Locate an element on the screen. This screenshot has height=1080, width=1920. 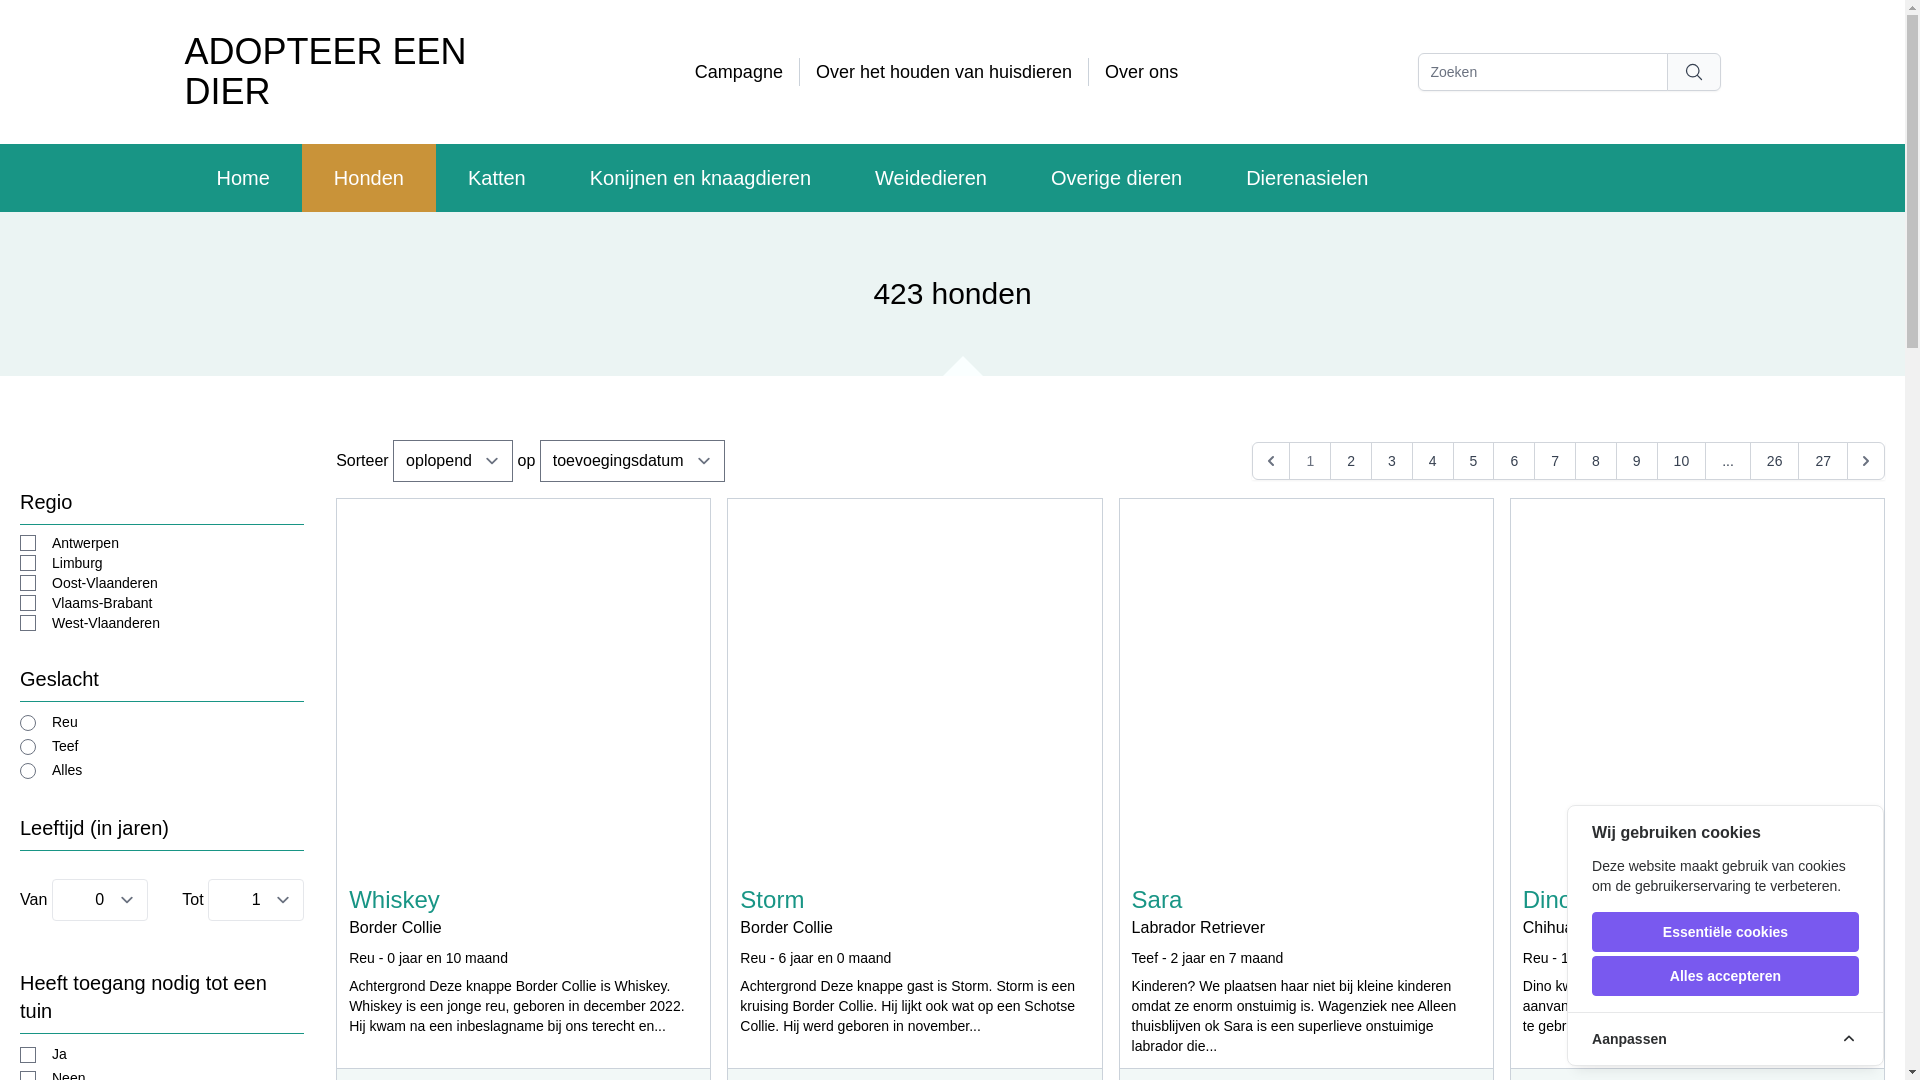
'Konijnen en knaagdieren' is located at coordinates (700, 176).